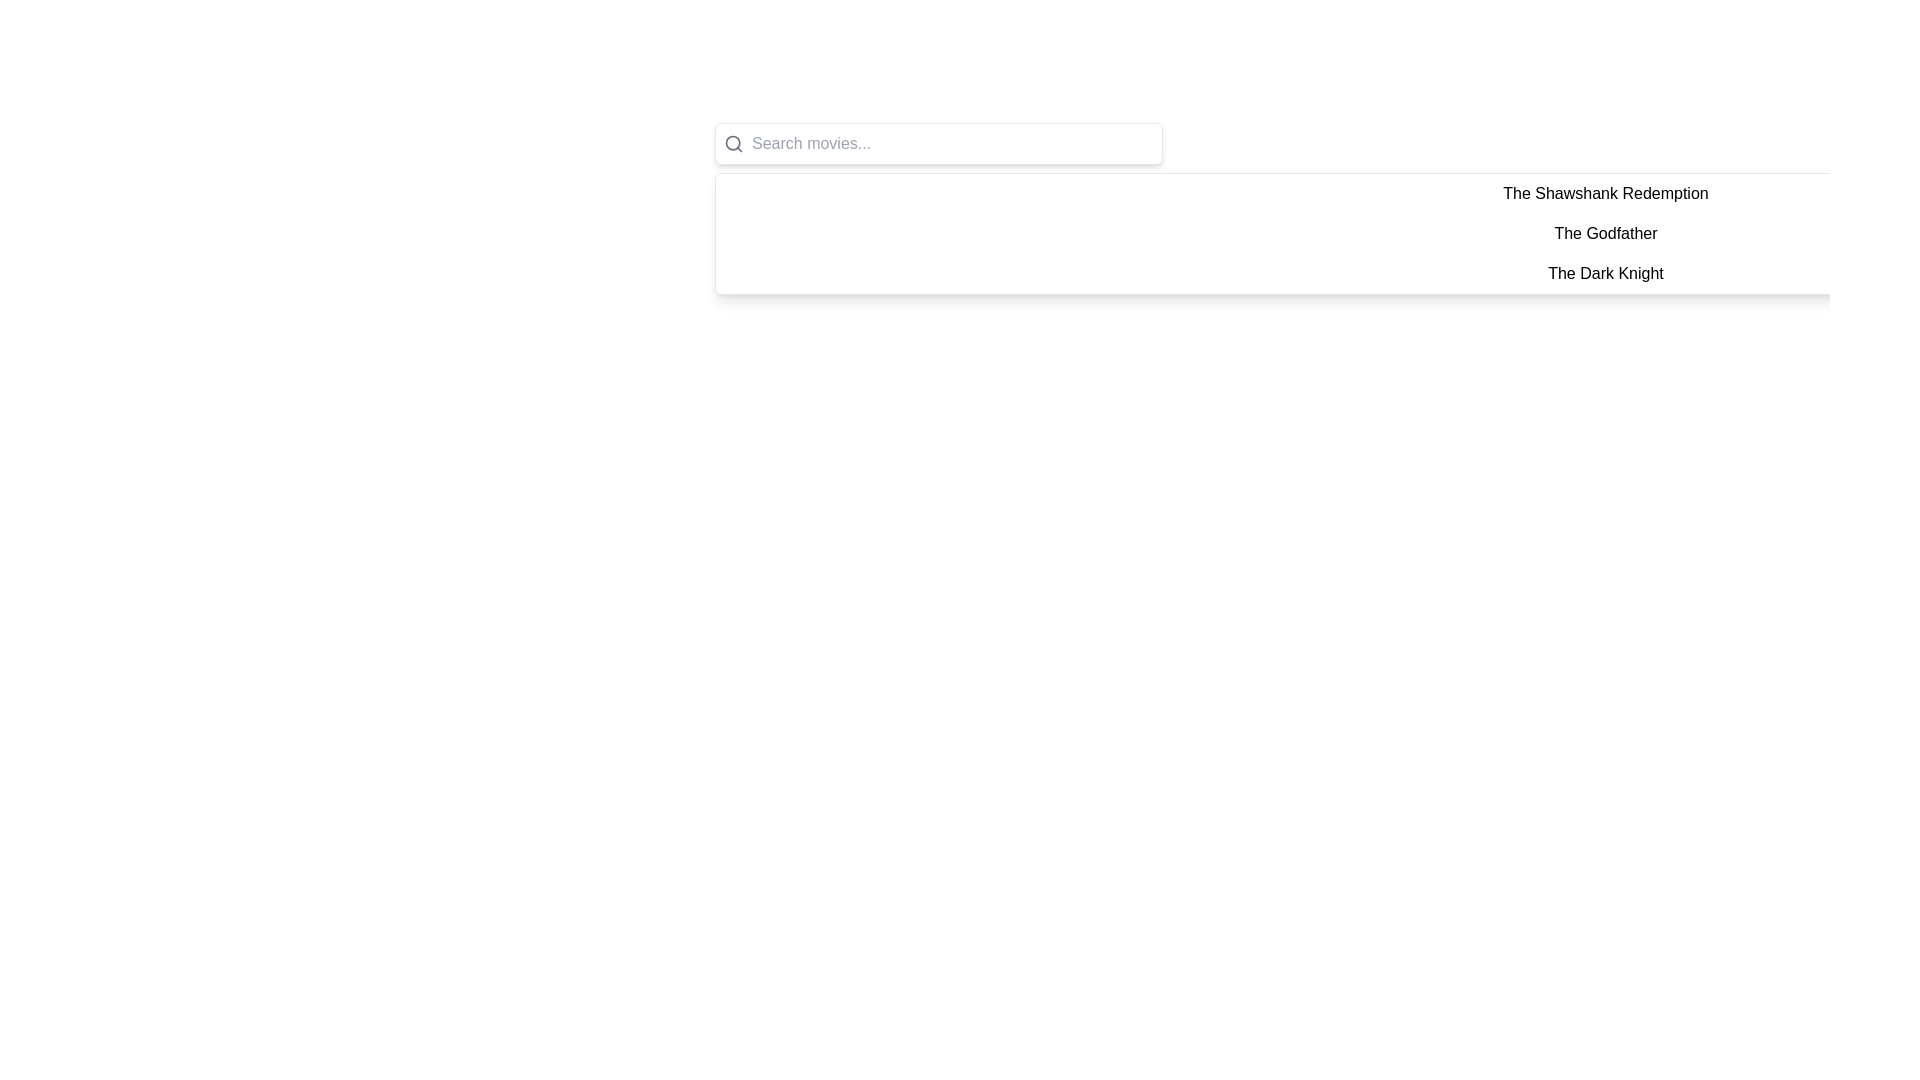 This screenshot has height=1080, width=1920. What do you see at coordinates (732, 142) in the screenshot?
I see `the circular part of the magnifying glass icon, which visually represents the lens and indicates the search functionality` at bounding box center [732, 142].